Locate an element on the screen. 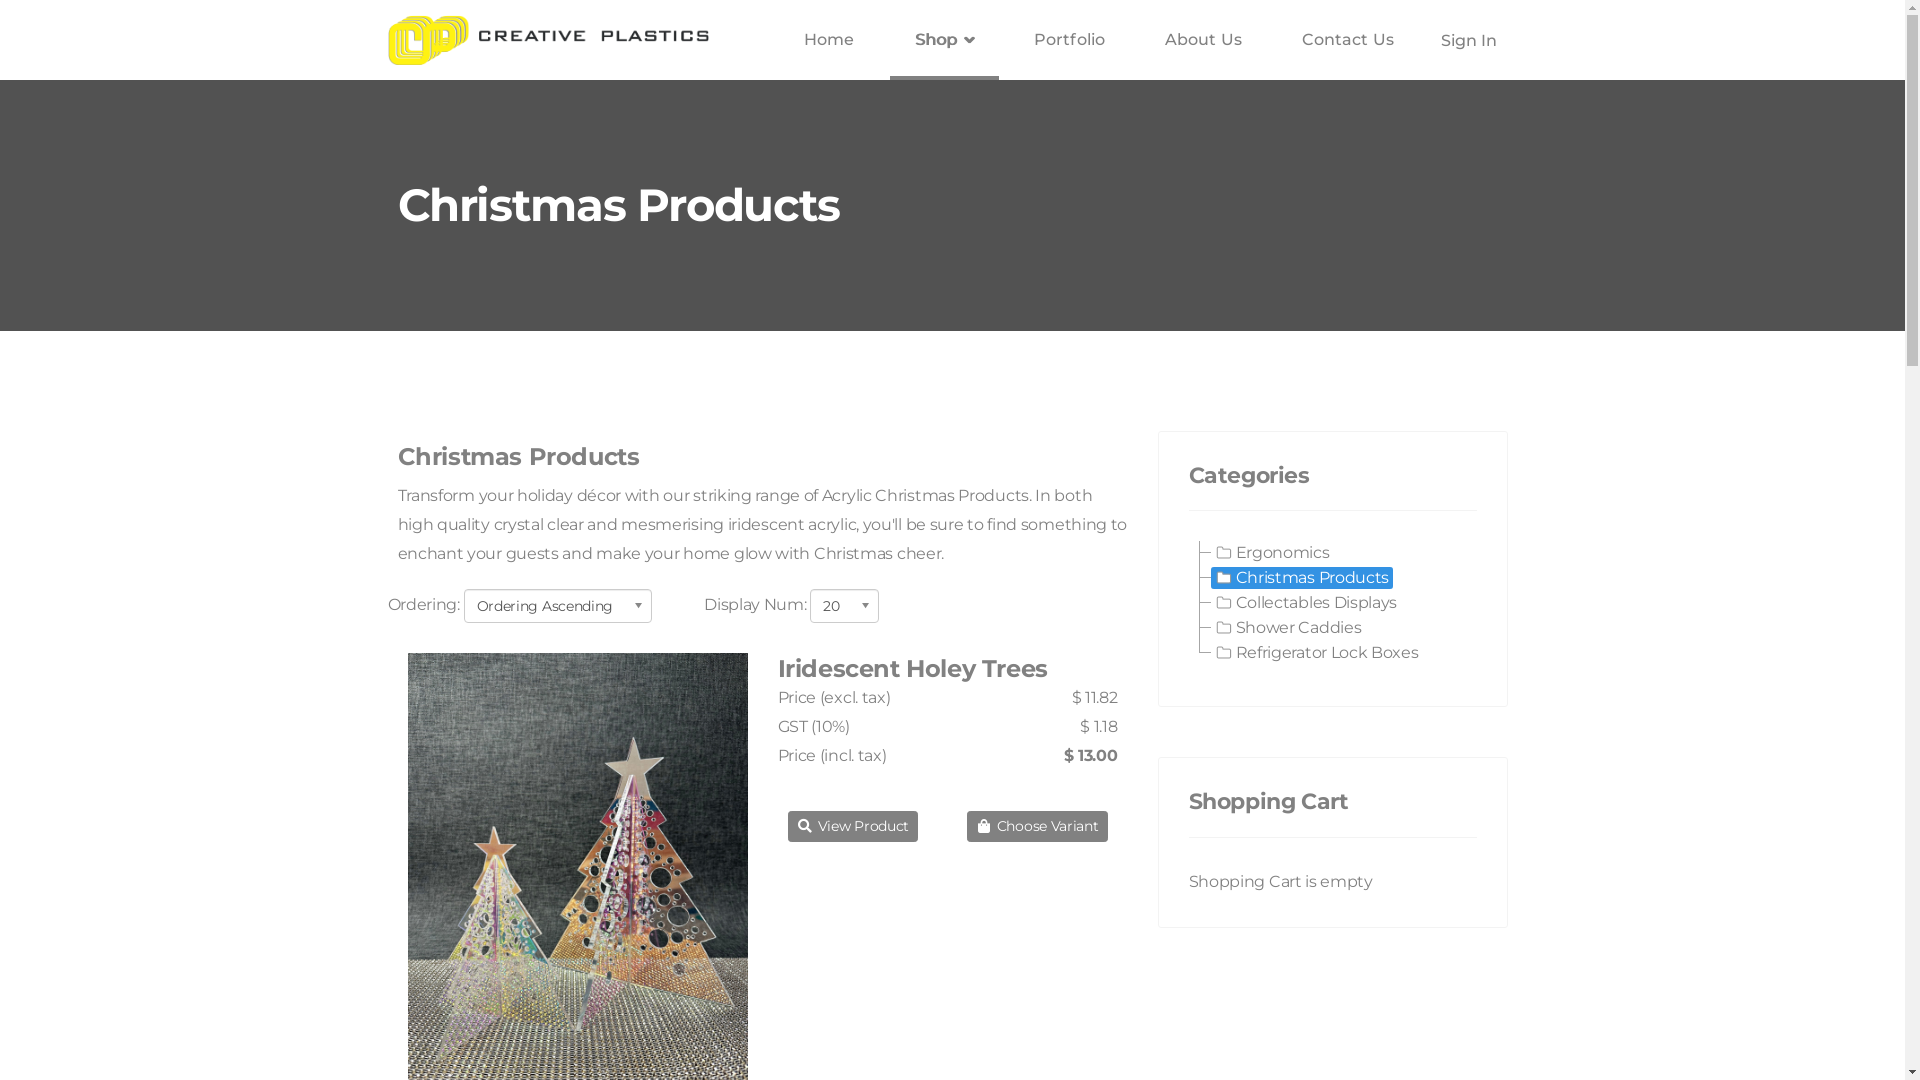  'Home' is located at coordinates (777, 39).